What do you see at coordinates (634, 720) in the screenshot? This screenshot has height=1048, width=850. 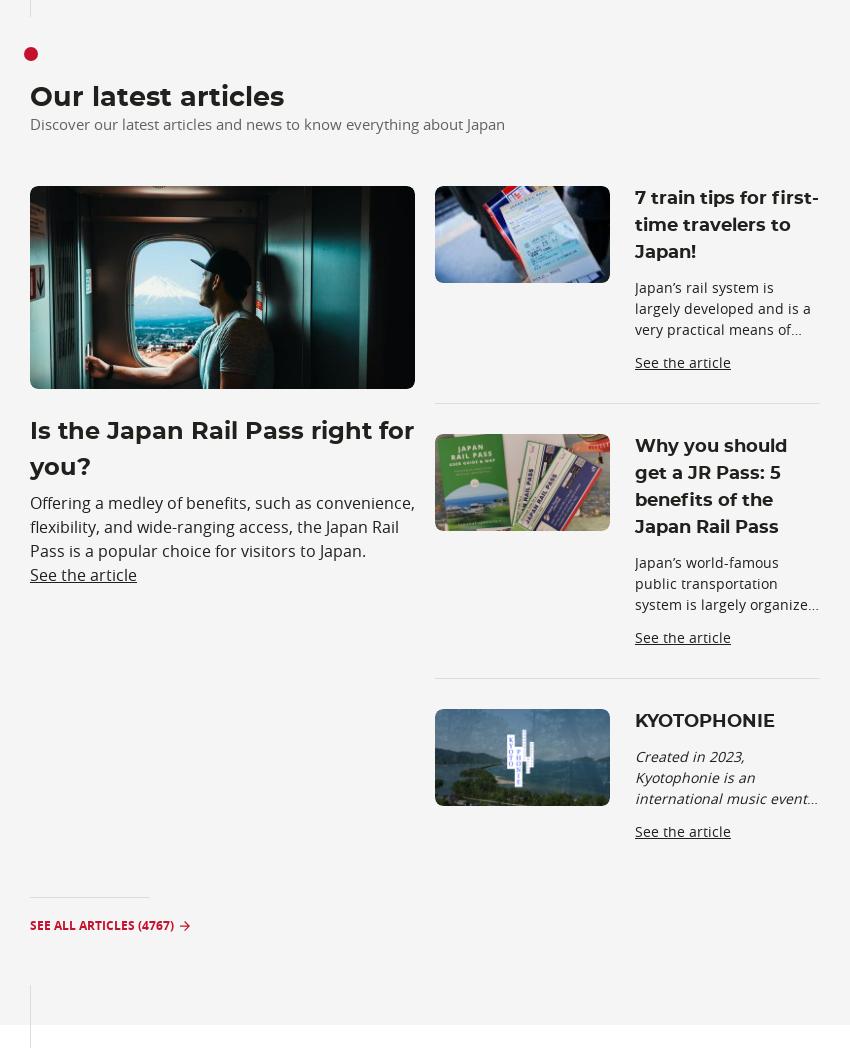 I see `'KYOTOPHONIE'` at bounding box center [634, 720].